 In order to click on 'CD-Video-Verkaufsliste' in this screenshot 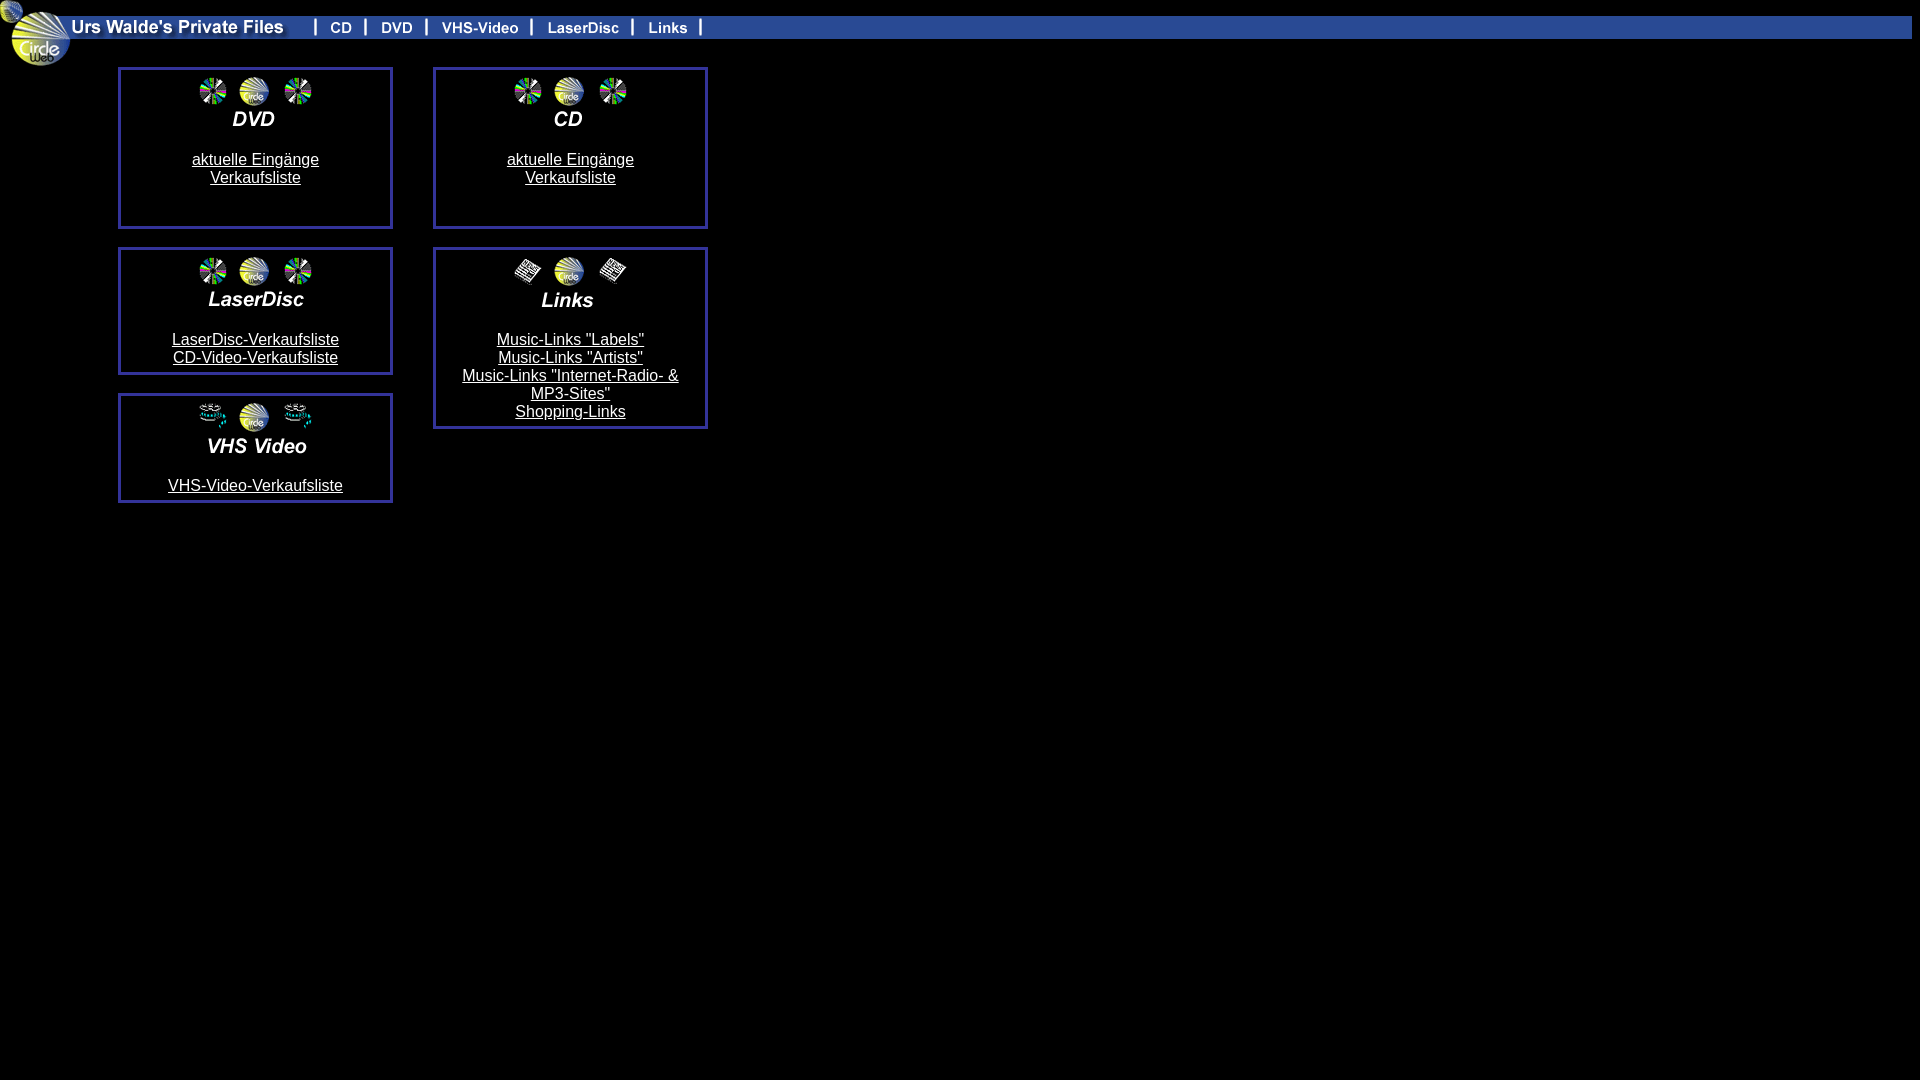, I will do `click(254, 356)`.